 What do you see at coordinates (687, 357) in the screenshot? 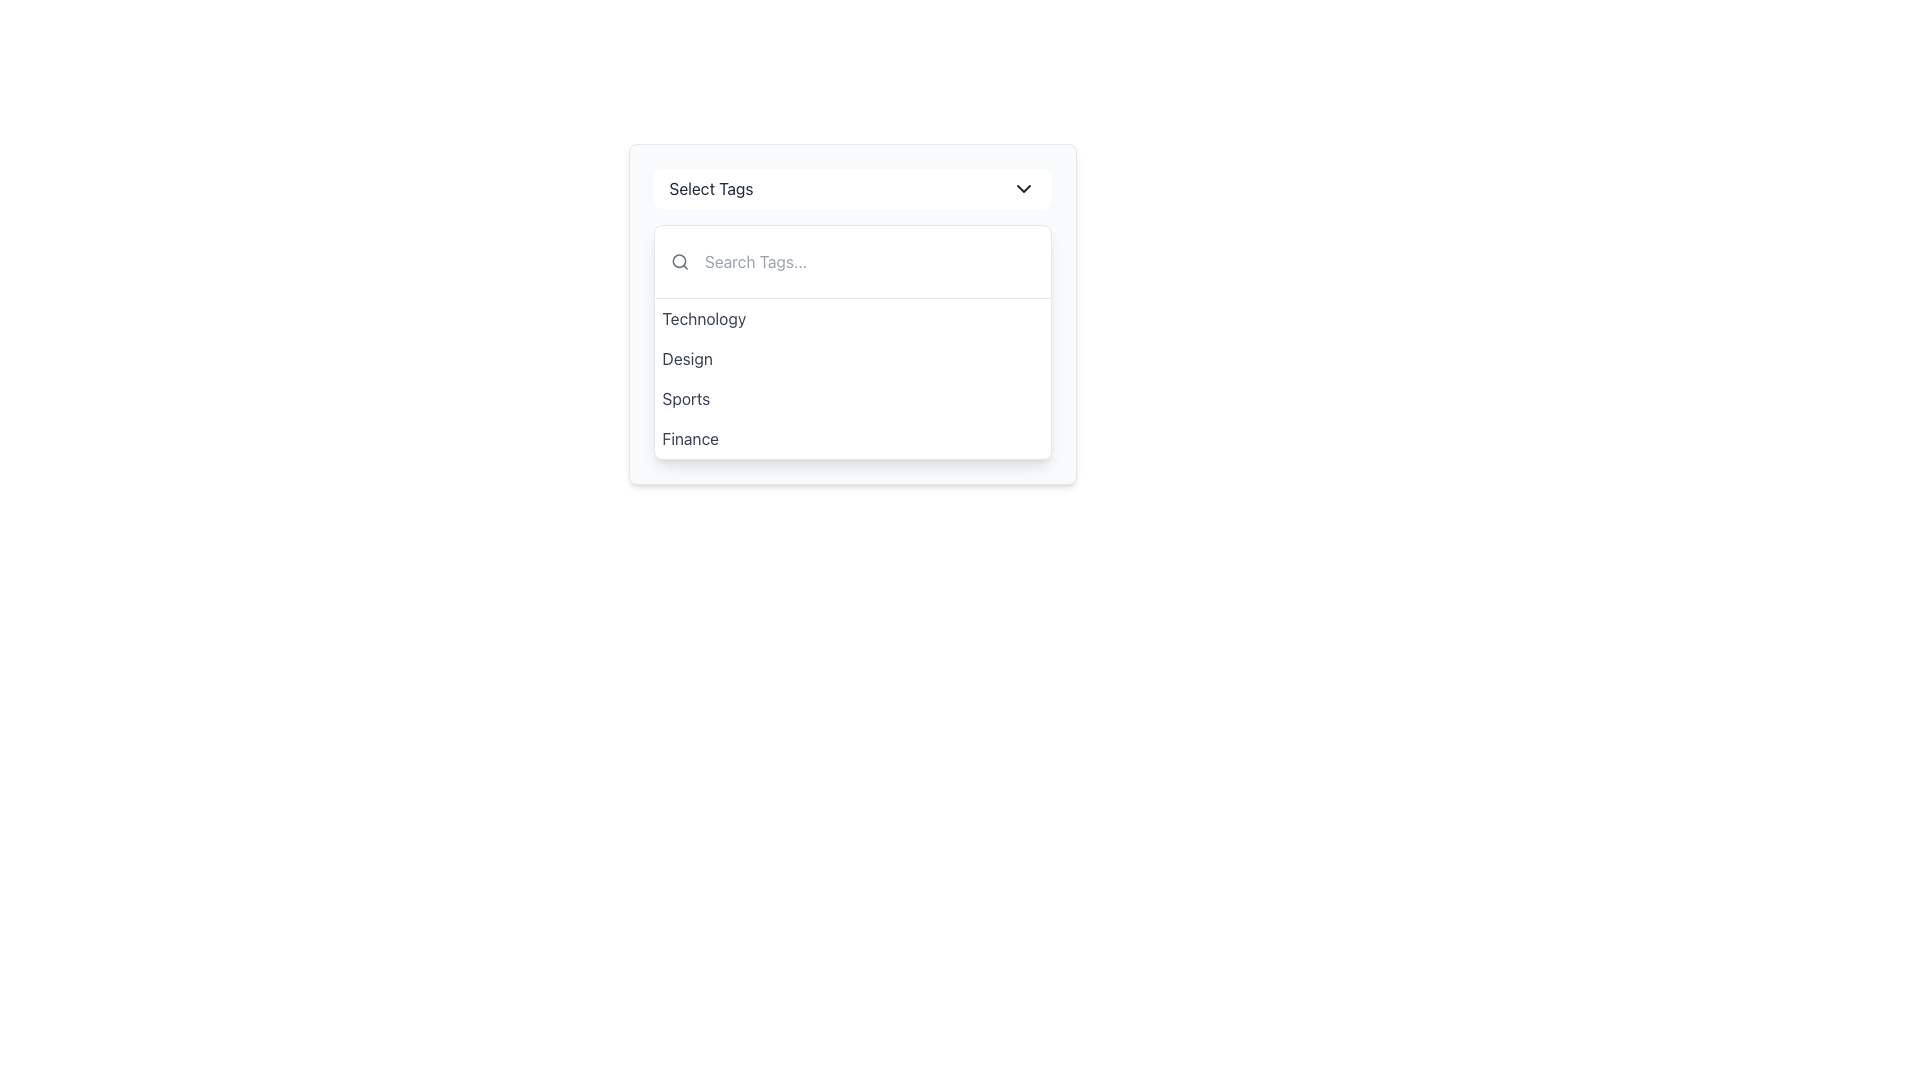
I see `the 'Design' text label in the dropdown list under 'Select Tags'` at bounding box center [687, 357].